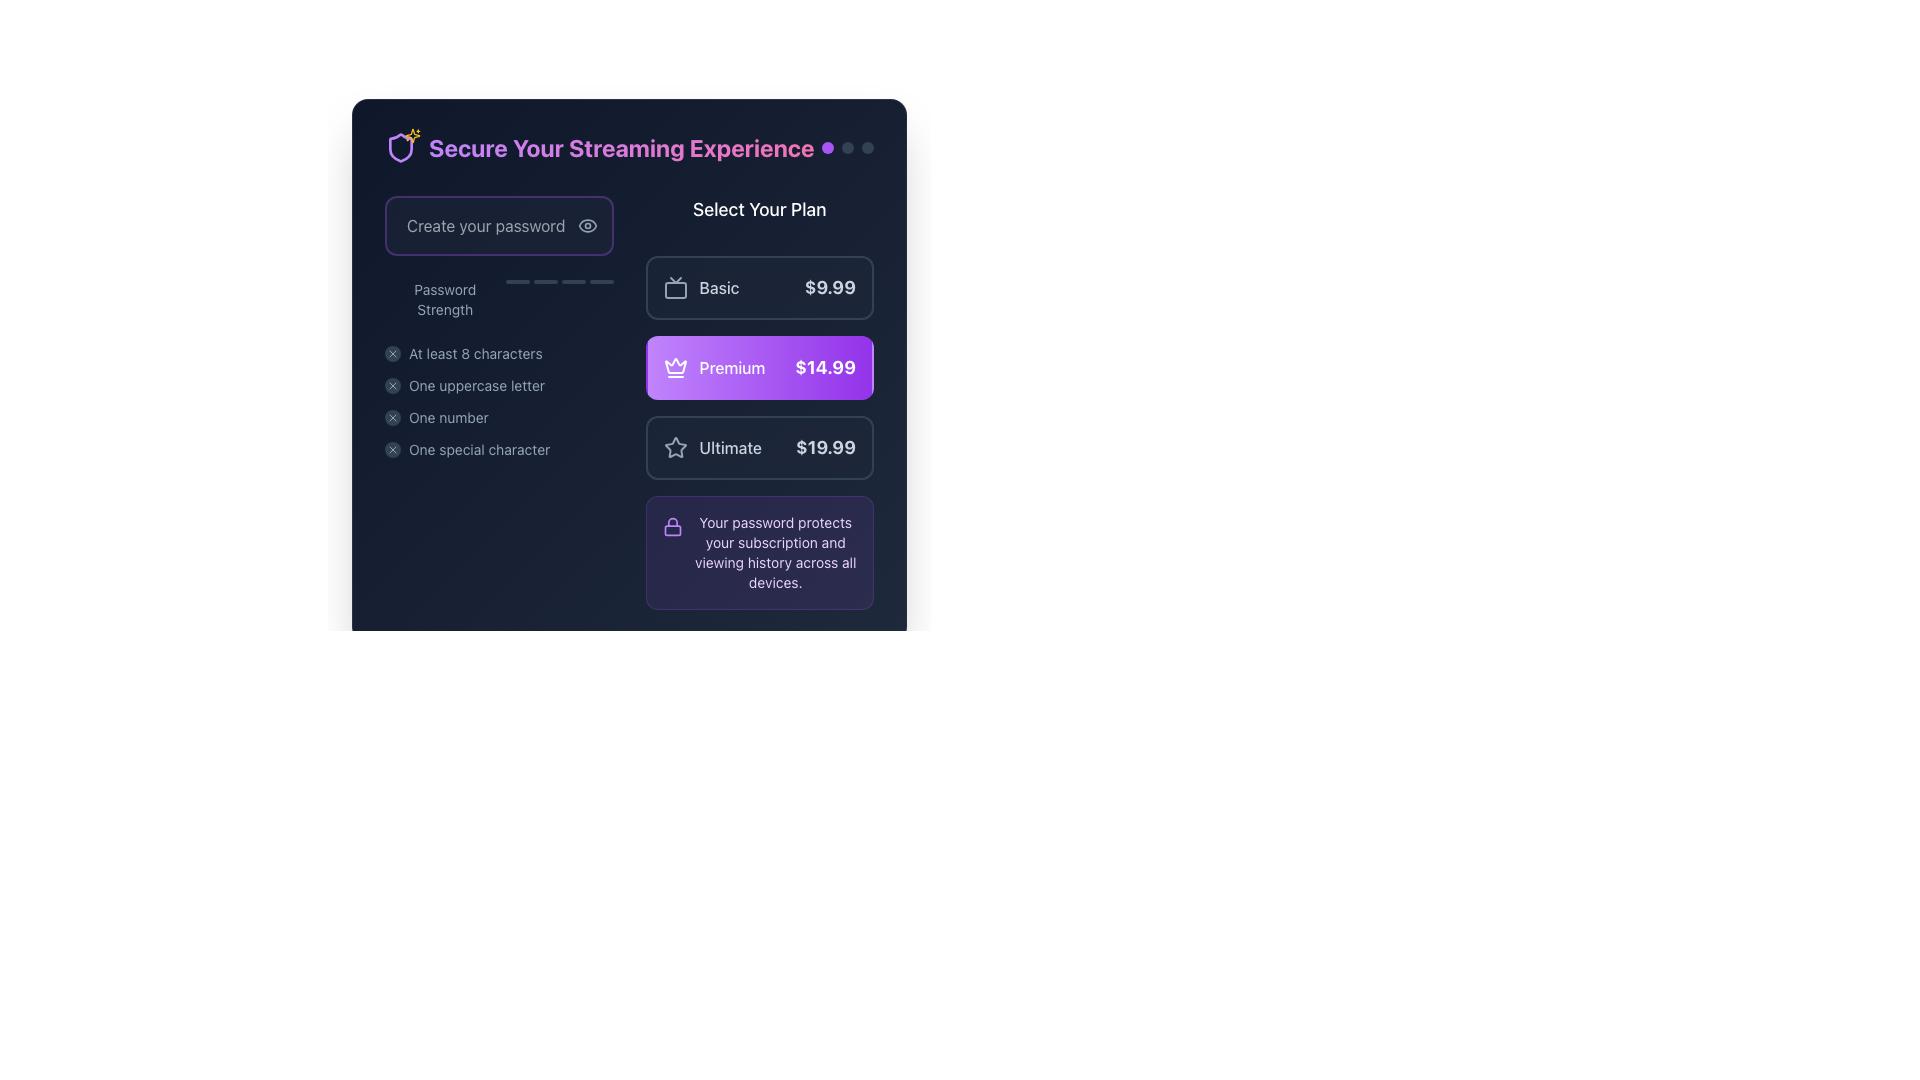  I want to click on the changes in the Progress indicator or level bar that visually represents password strength, located under the 'Create your password' input field and right-aligned with 'Password Strength', so click(559, 300).